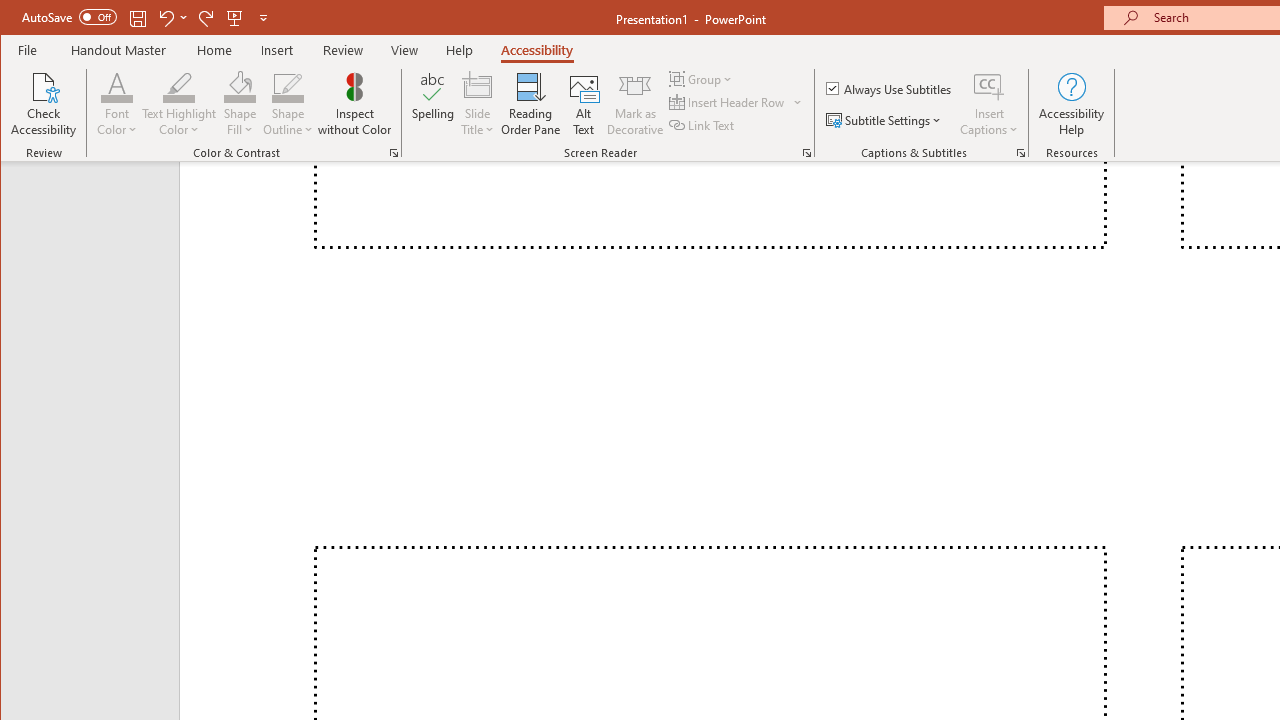  What do you see at coordinates (44, 104) in the screenshot?
I see `'Check Accessibility'` at bounding box center [44, 104].